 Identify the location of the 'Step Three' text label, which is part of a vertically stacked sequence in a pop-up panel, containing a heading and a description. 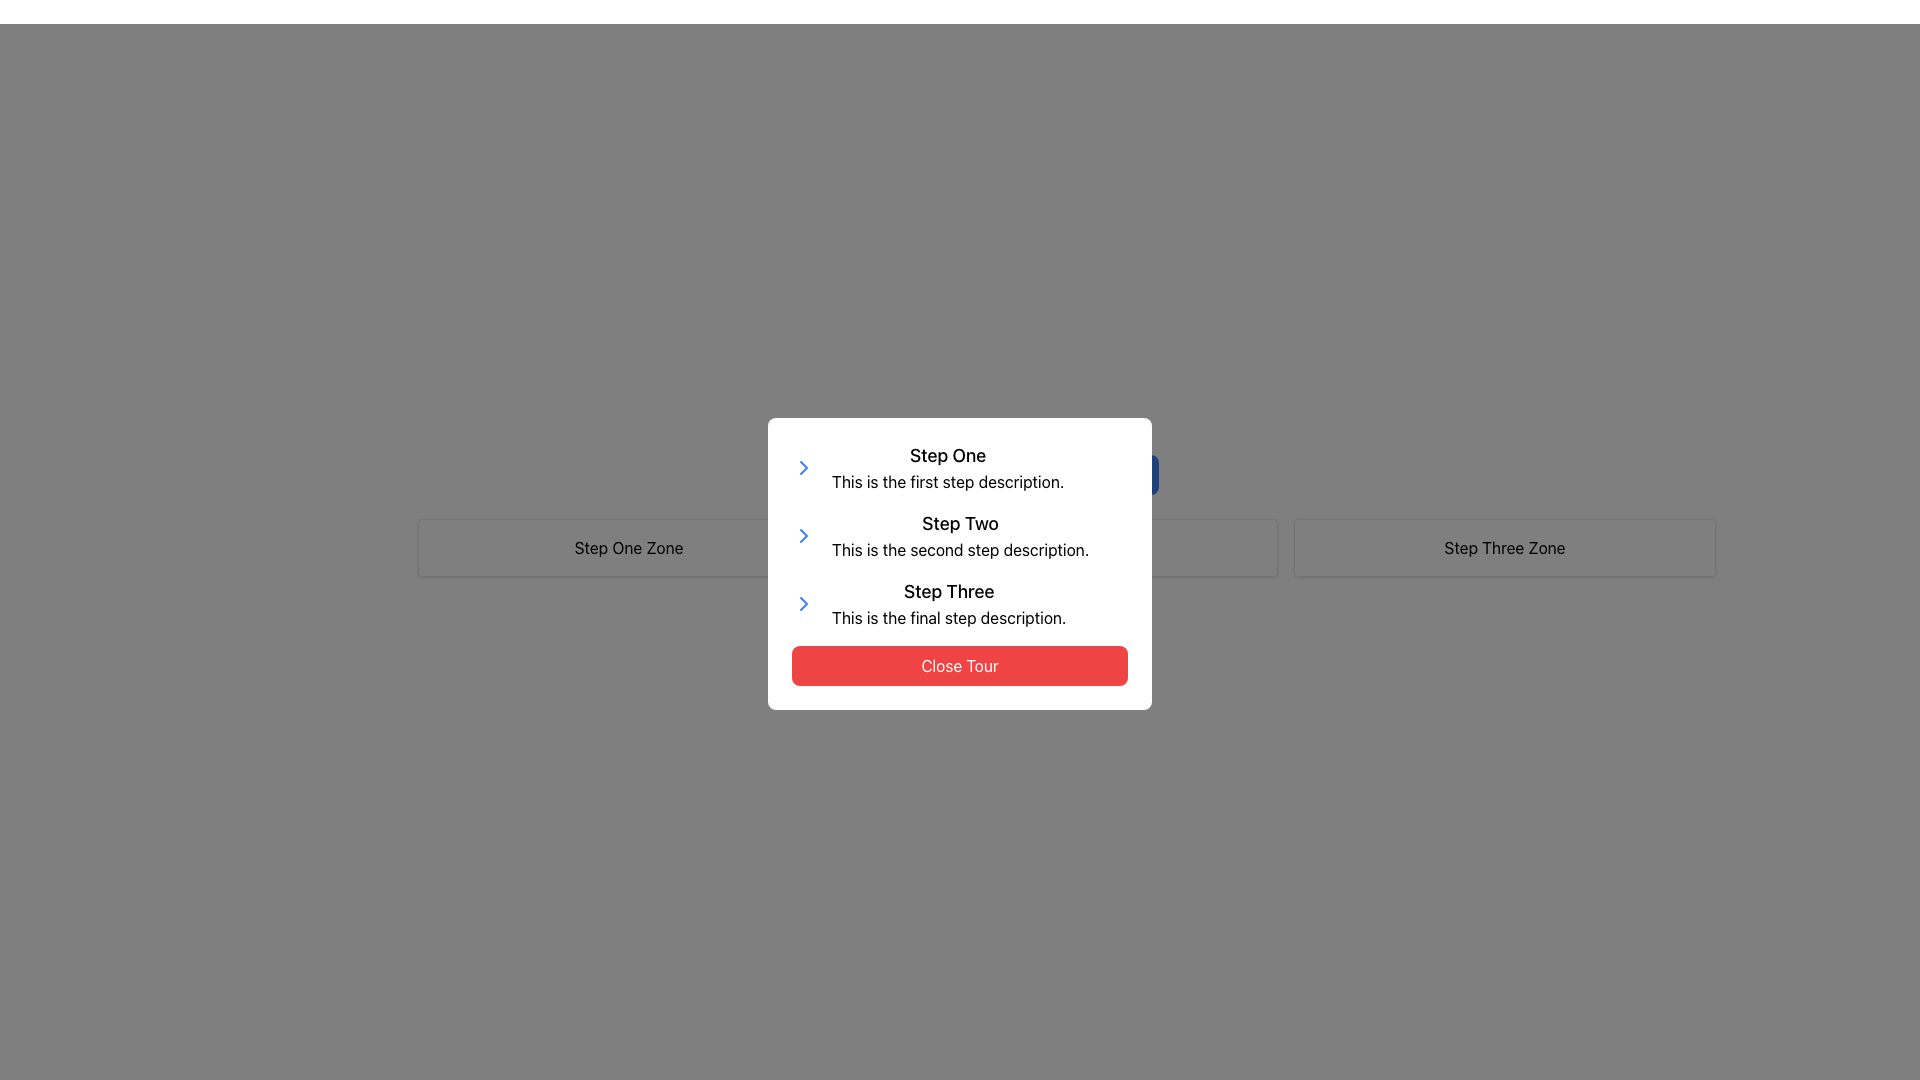
(948, 603).